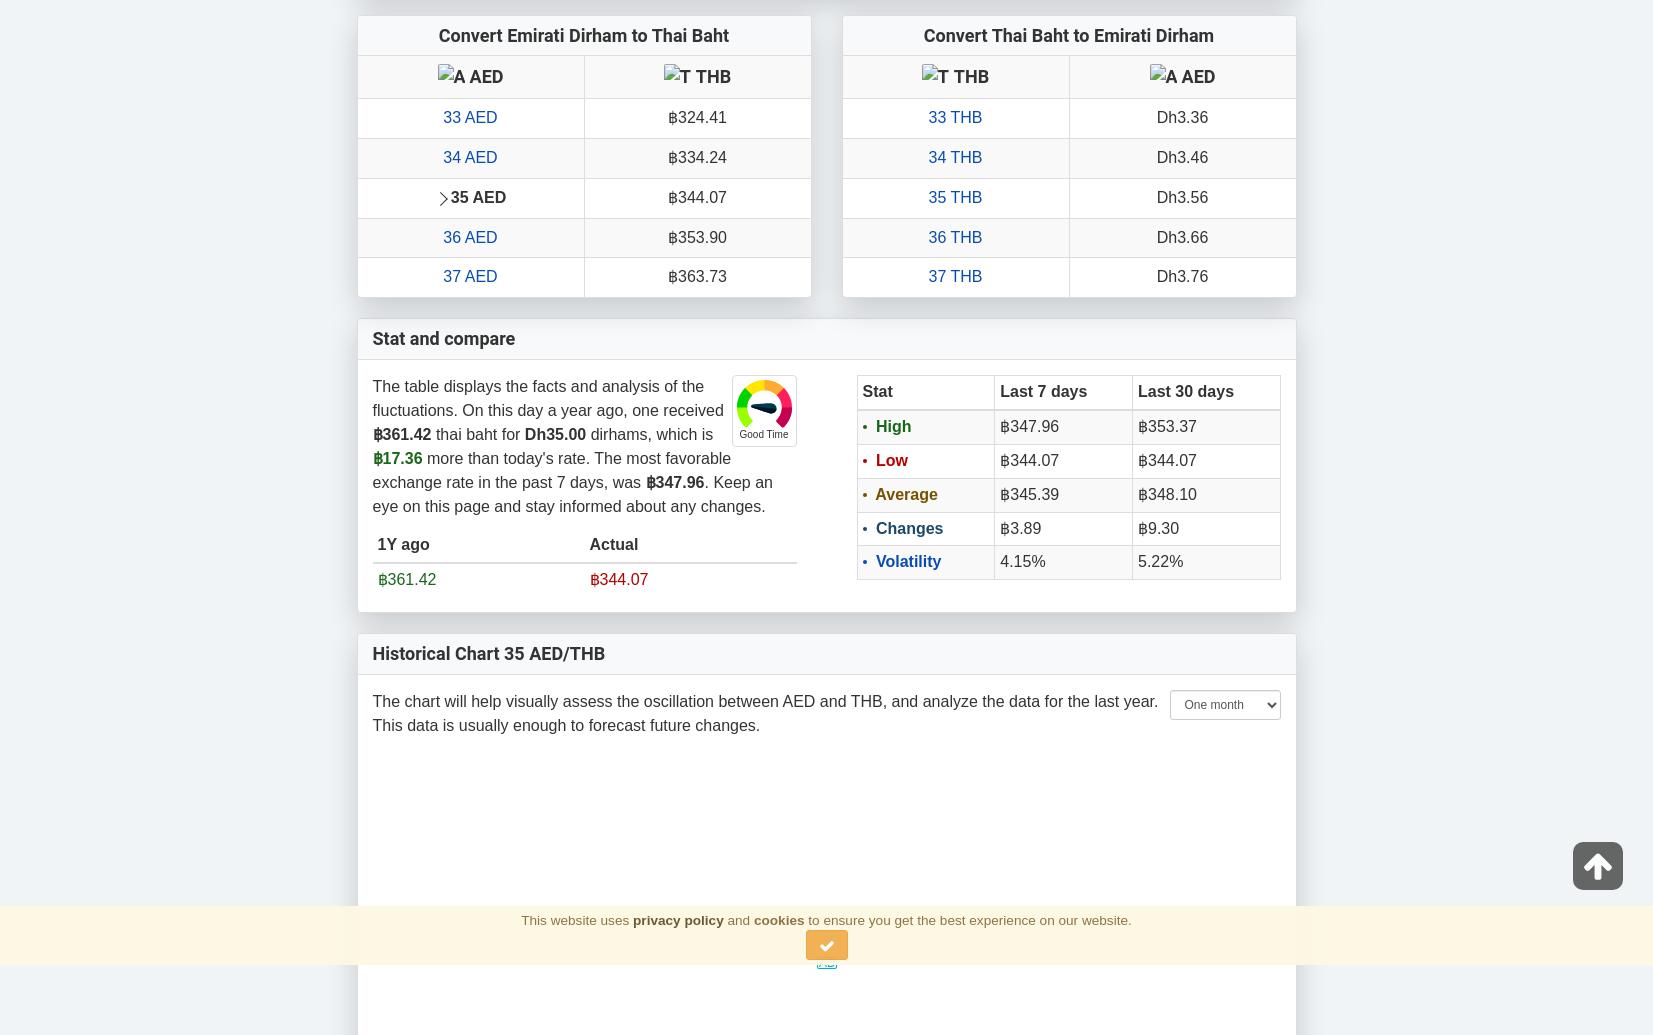 The width and height of the screenshot is (1653, 1035). Describe the element at coordinates (1155, 156) in the screenshot. I see `'Dh3.46'` at that location.